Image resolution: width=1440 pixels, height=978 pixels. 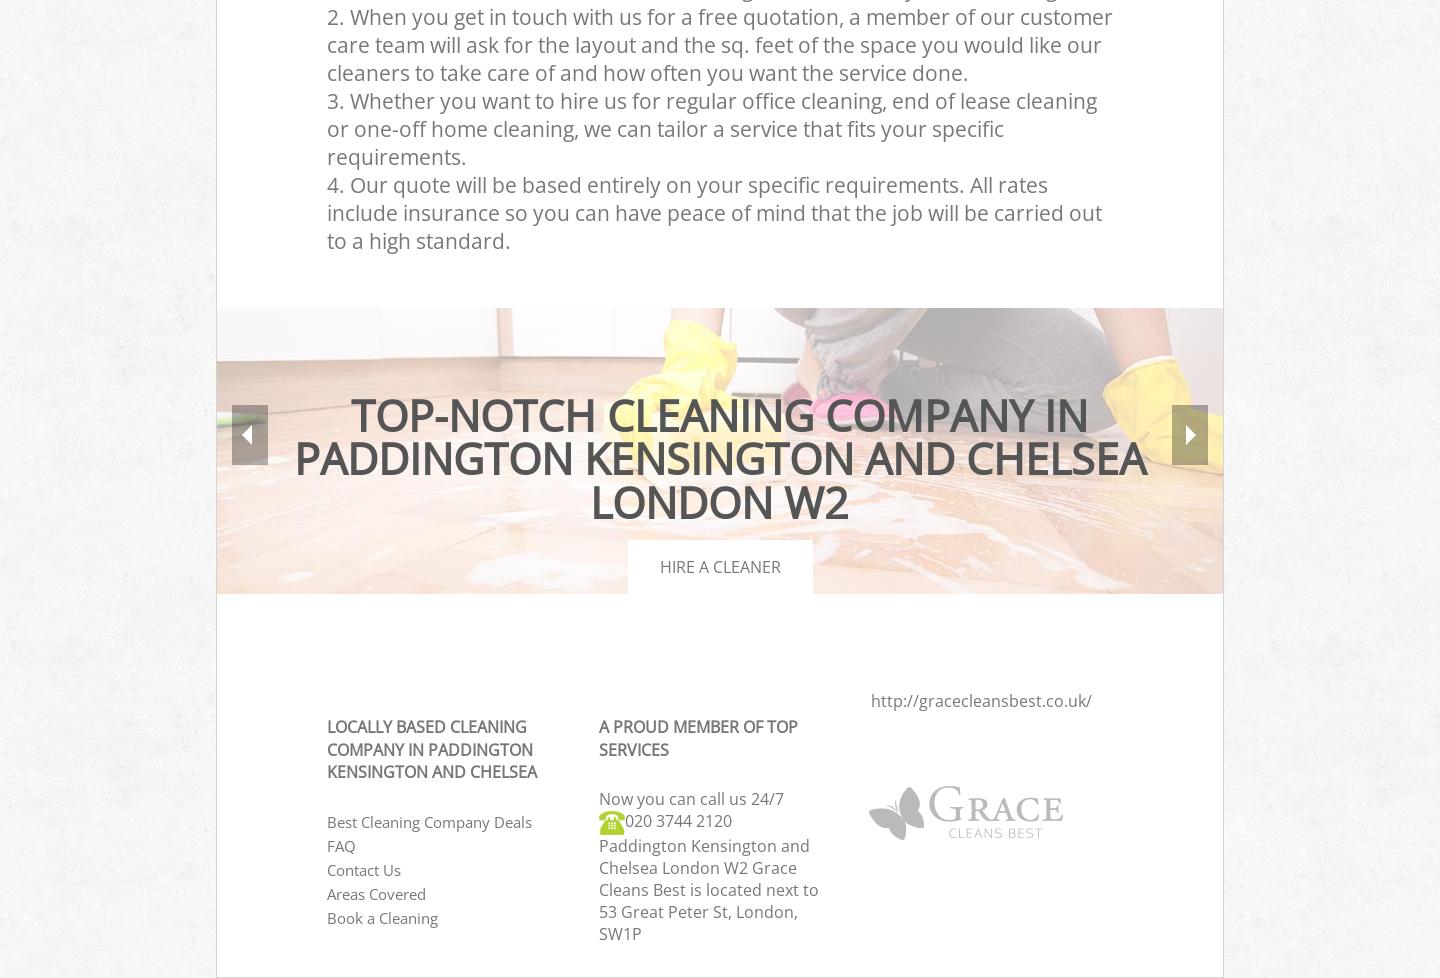 I want to click on 'FAQ', so click(x=327, y=844).